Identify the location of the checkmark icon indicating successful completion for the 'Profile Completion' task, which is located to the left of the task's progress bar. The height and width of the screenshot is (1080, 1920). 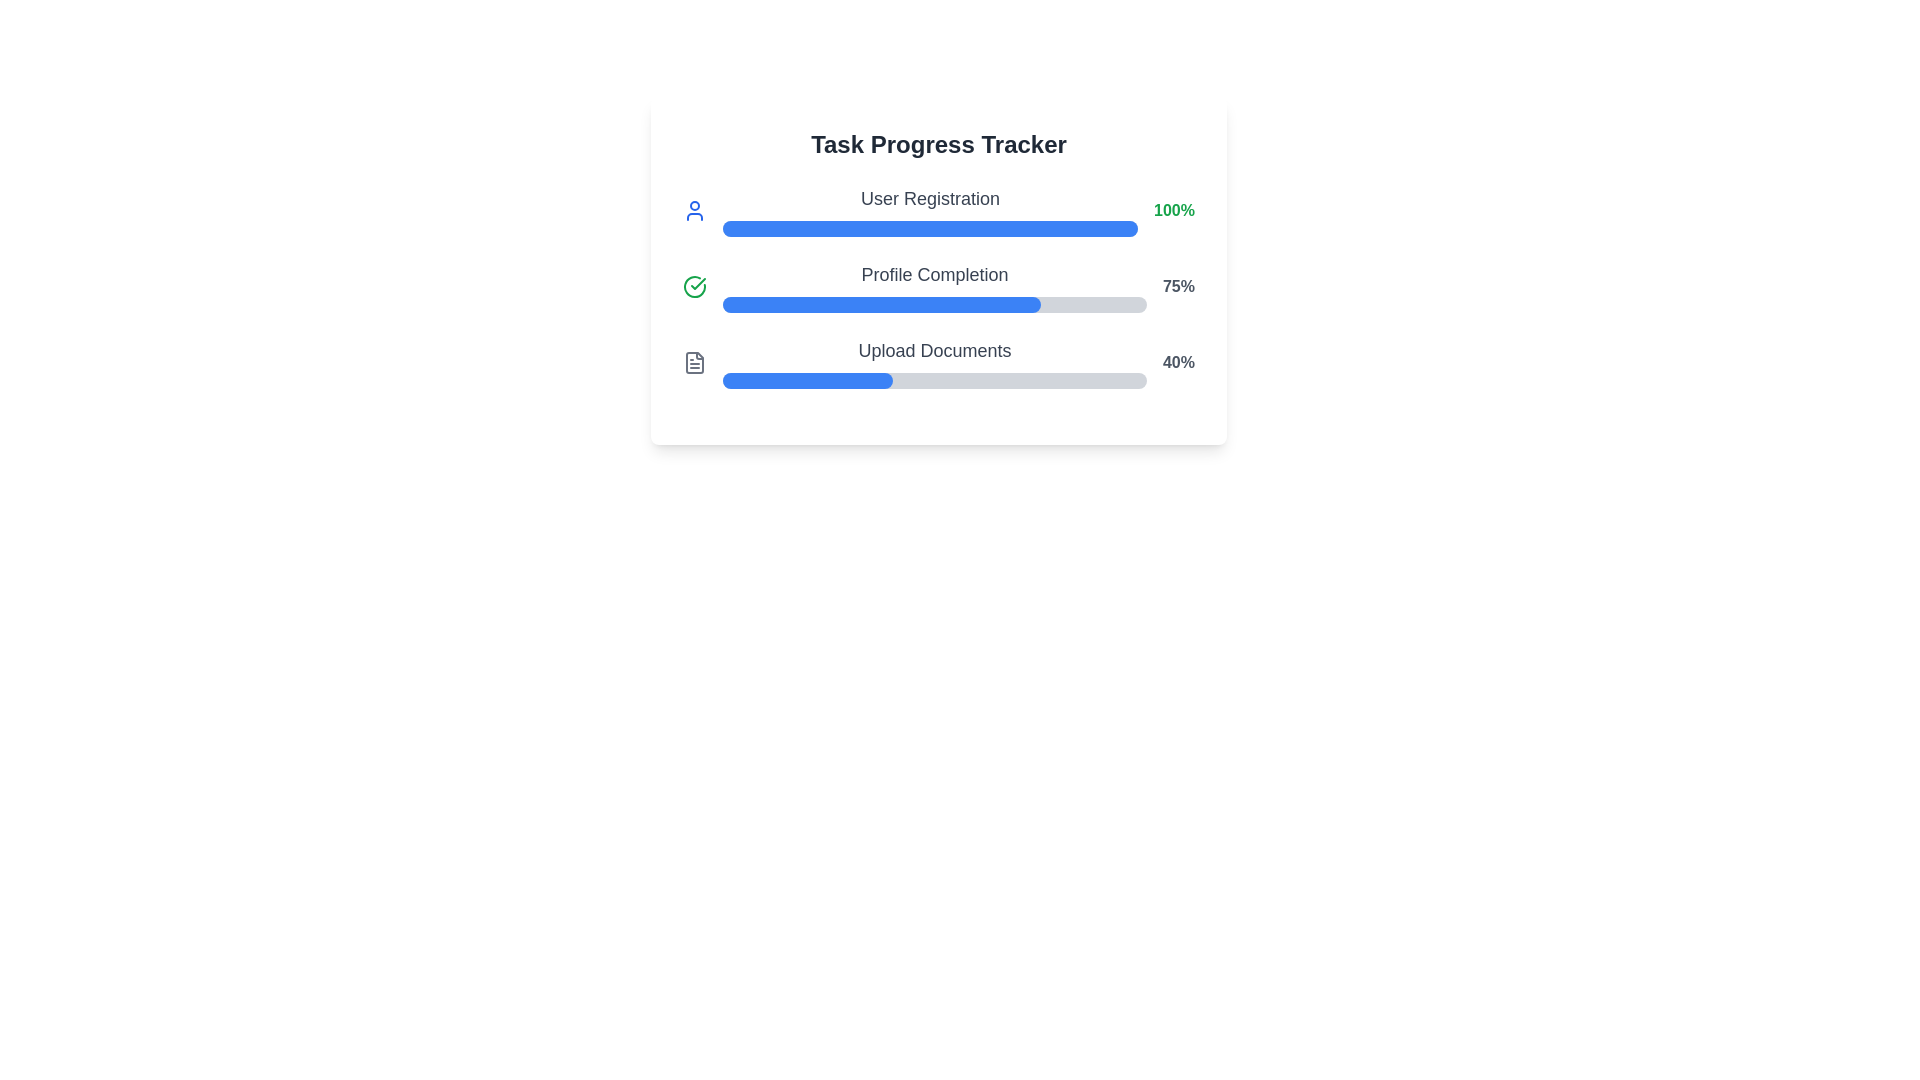
(698, 284).